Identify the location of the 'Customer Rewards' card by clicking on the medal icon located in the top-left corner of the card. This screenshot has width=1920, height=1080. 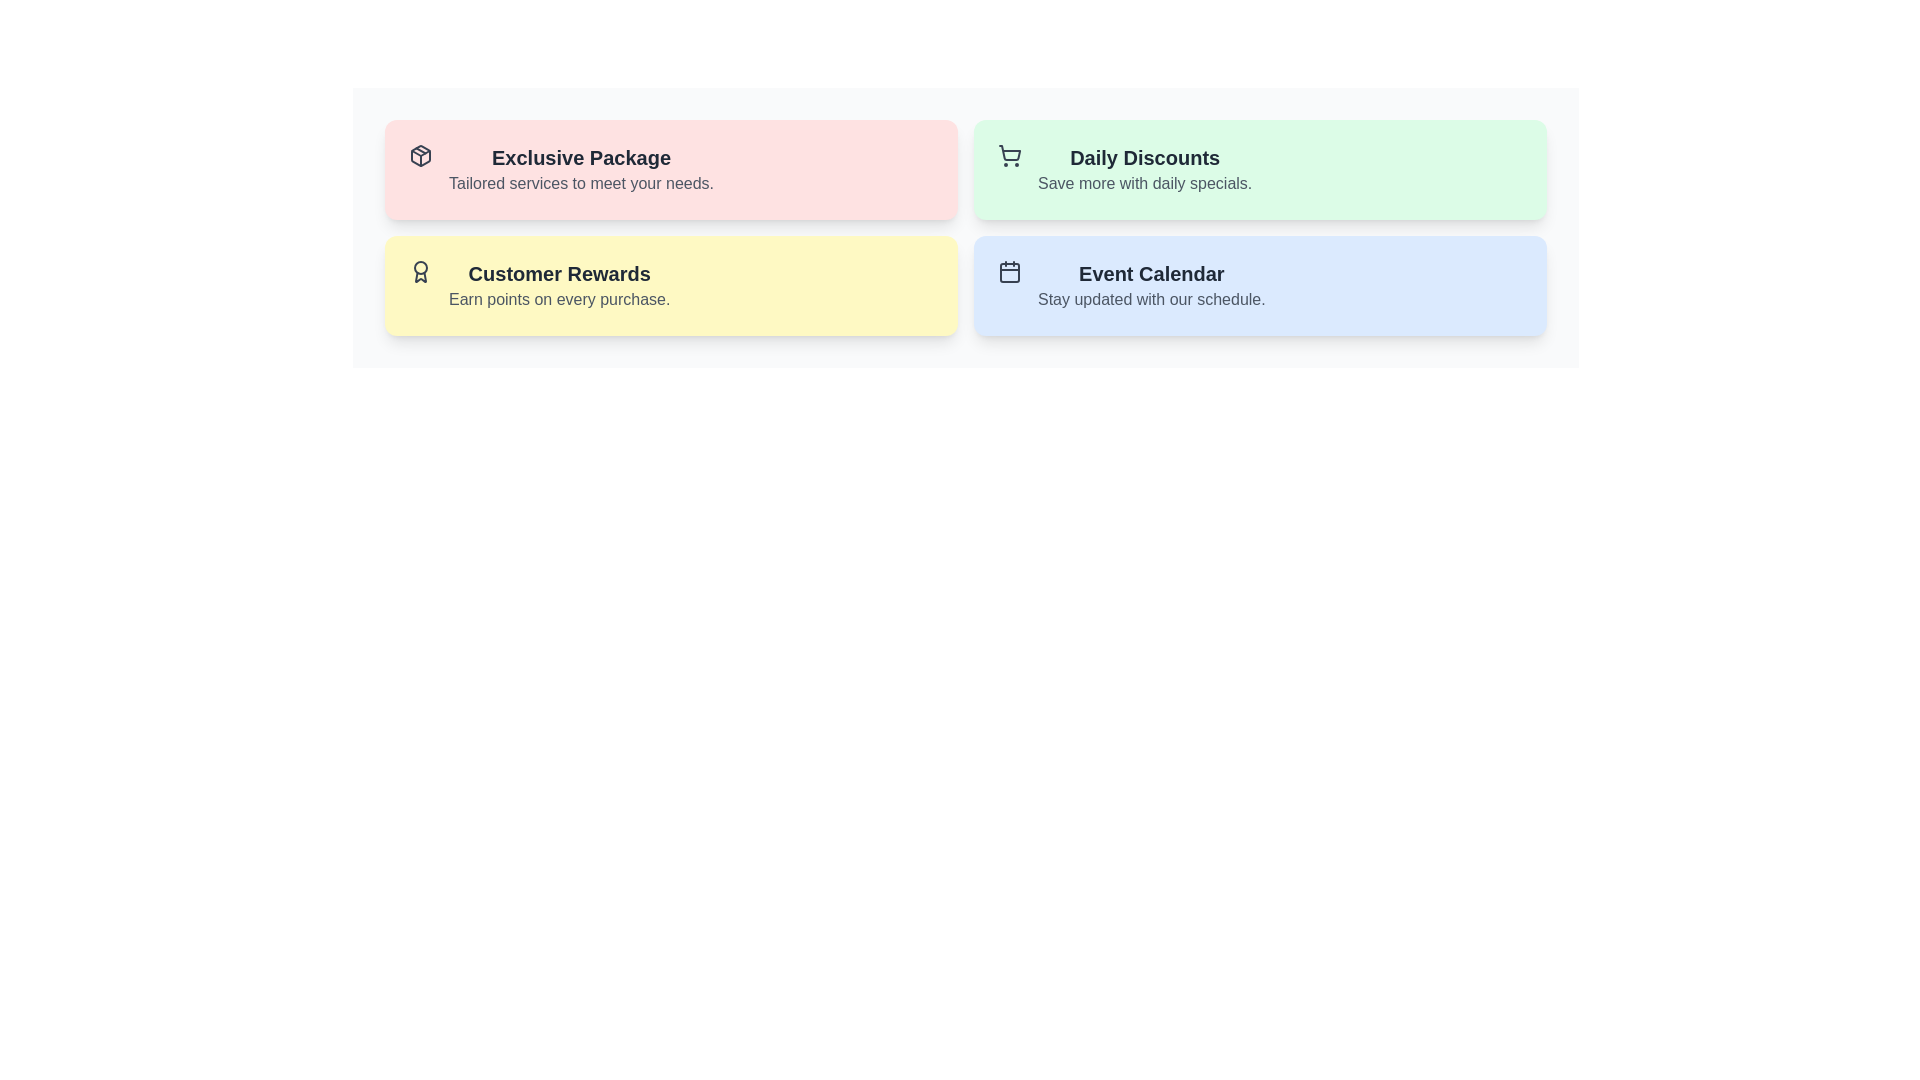
(420, 272).